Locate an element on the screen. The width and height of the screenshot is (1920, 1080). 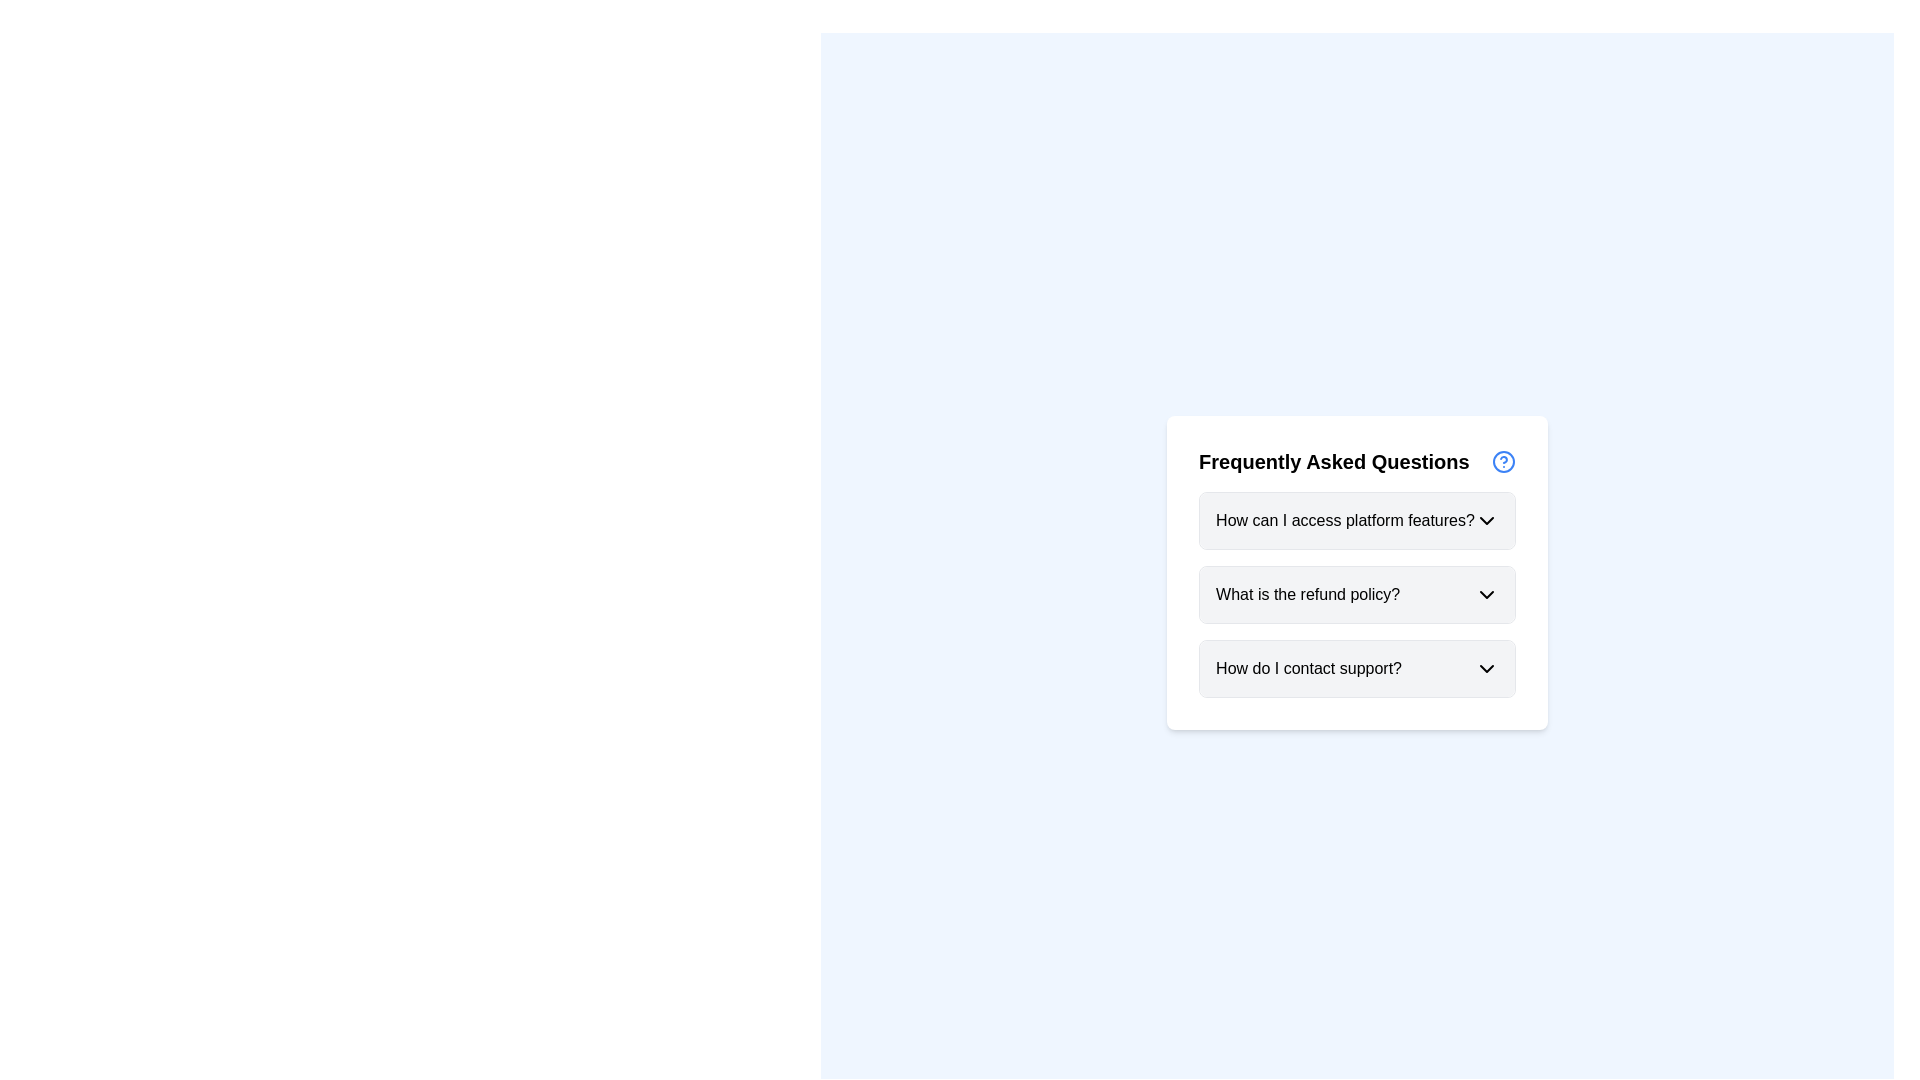
the second collapsible list item in the FAQ section is located at coordinates (1357, 593).